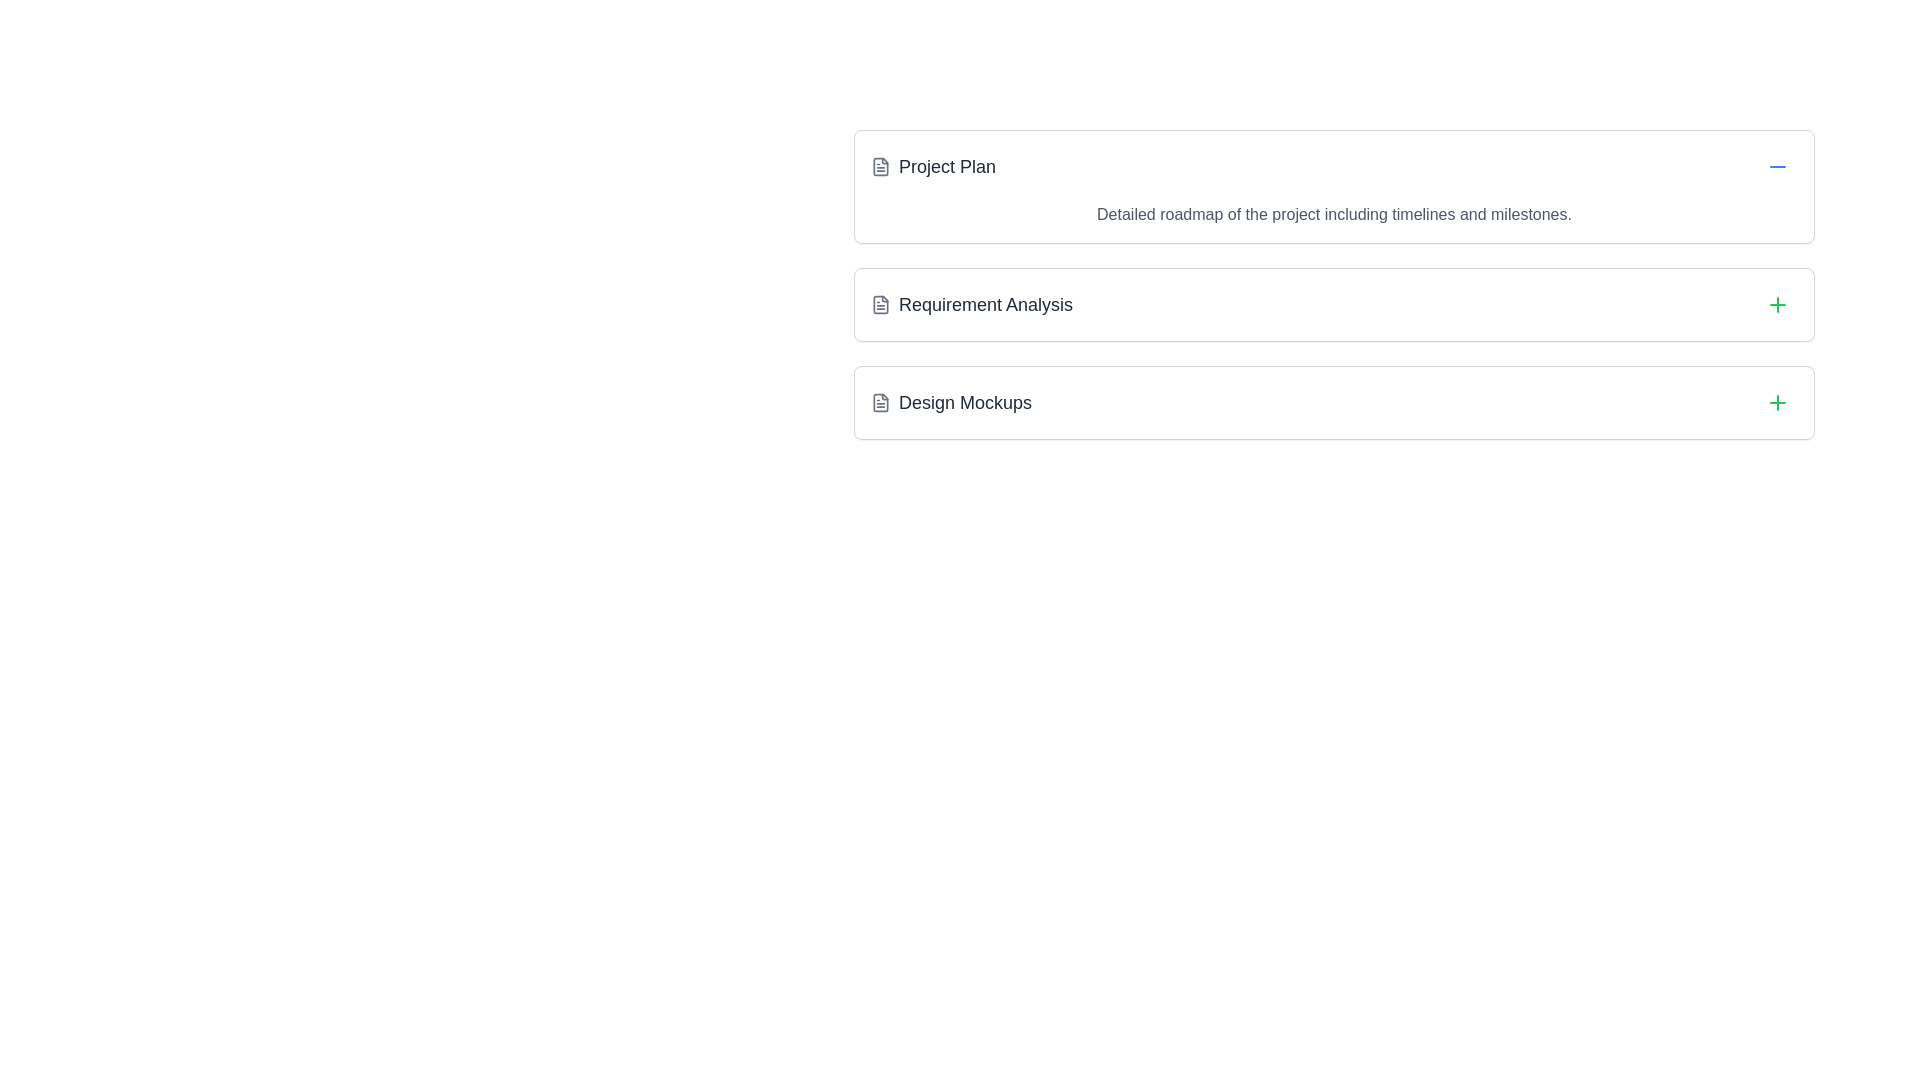  I want to click on the button located to the far right of the 'Design Mockups' item, so click(1777, 402).